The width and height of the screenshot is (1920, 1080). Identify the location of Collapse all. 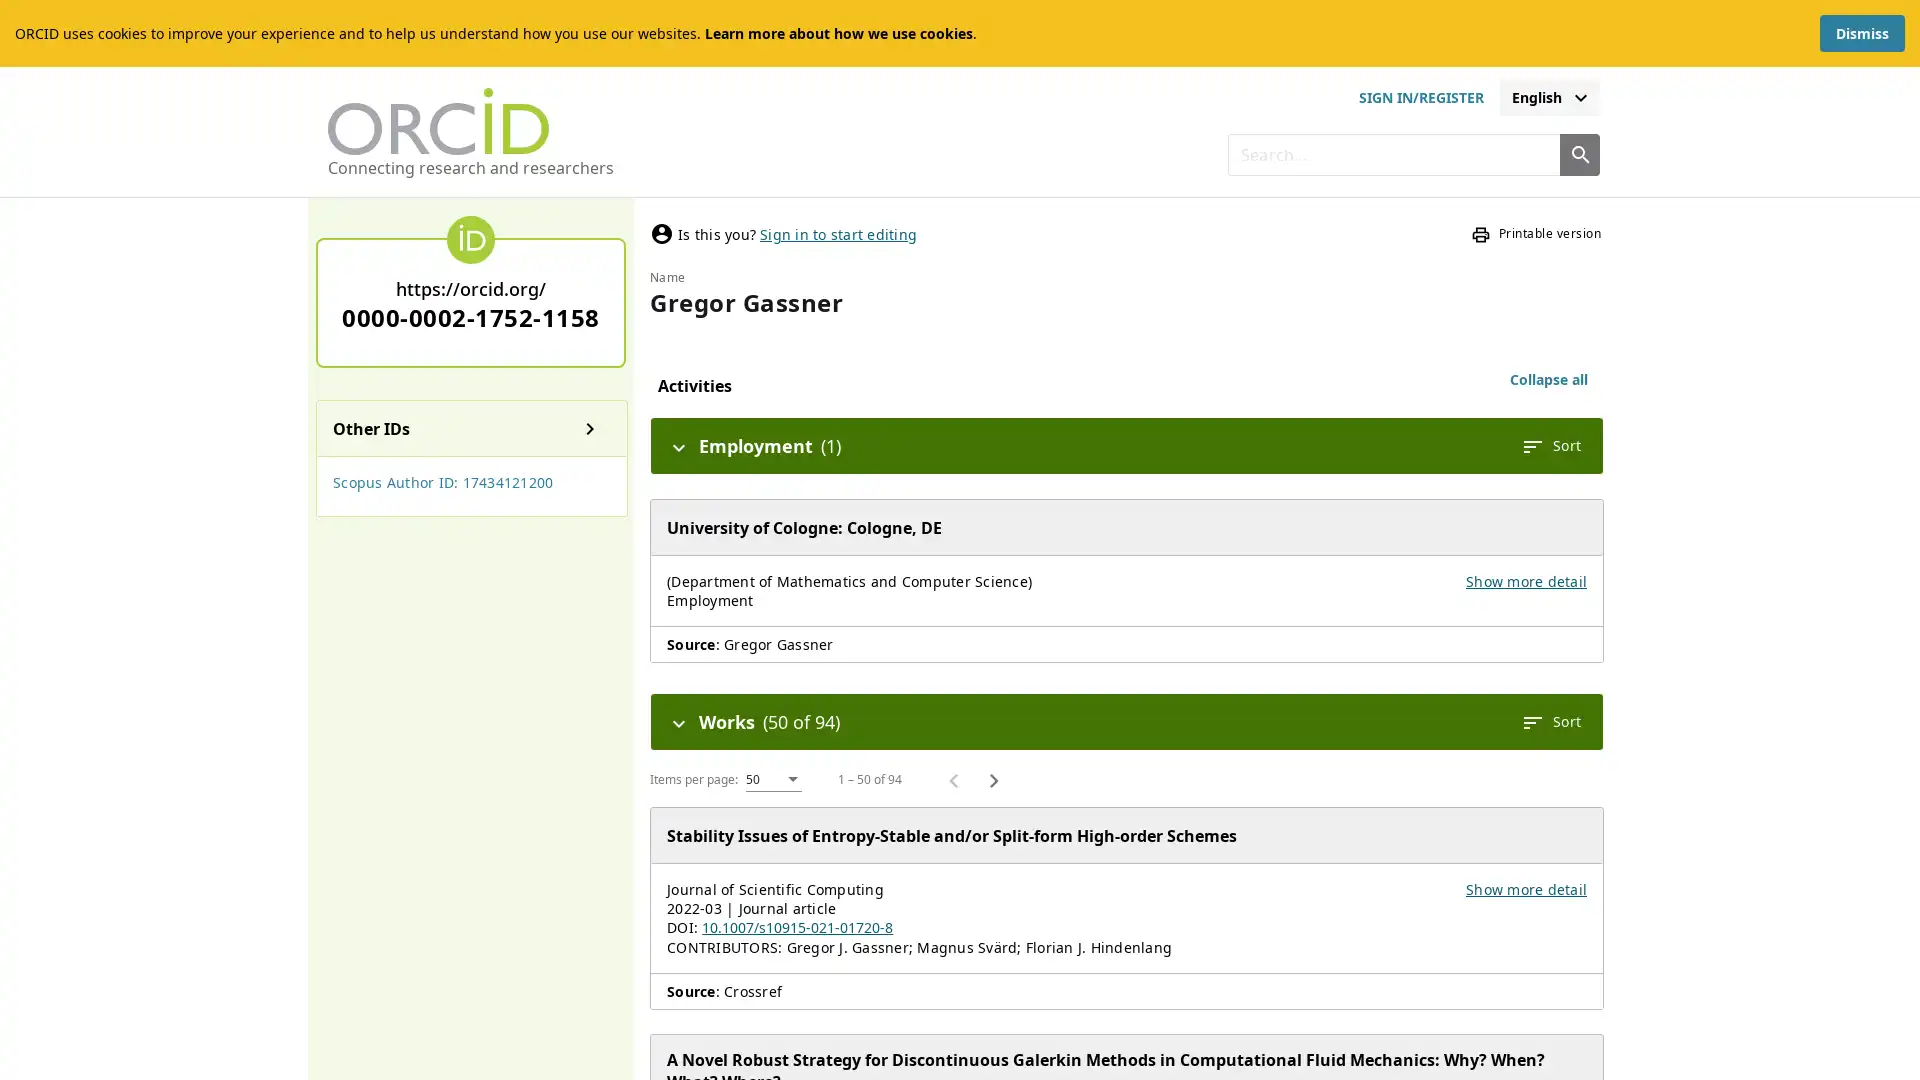
(1548, 380).